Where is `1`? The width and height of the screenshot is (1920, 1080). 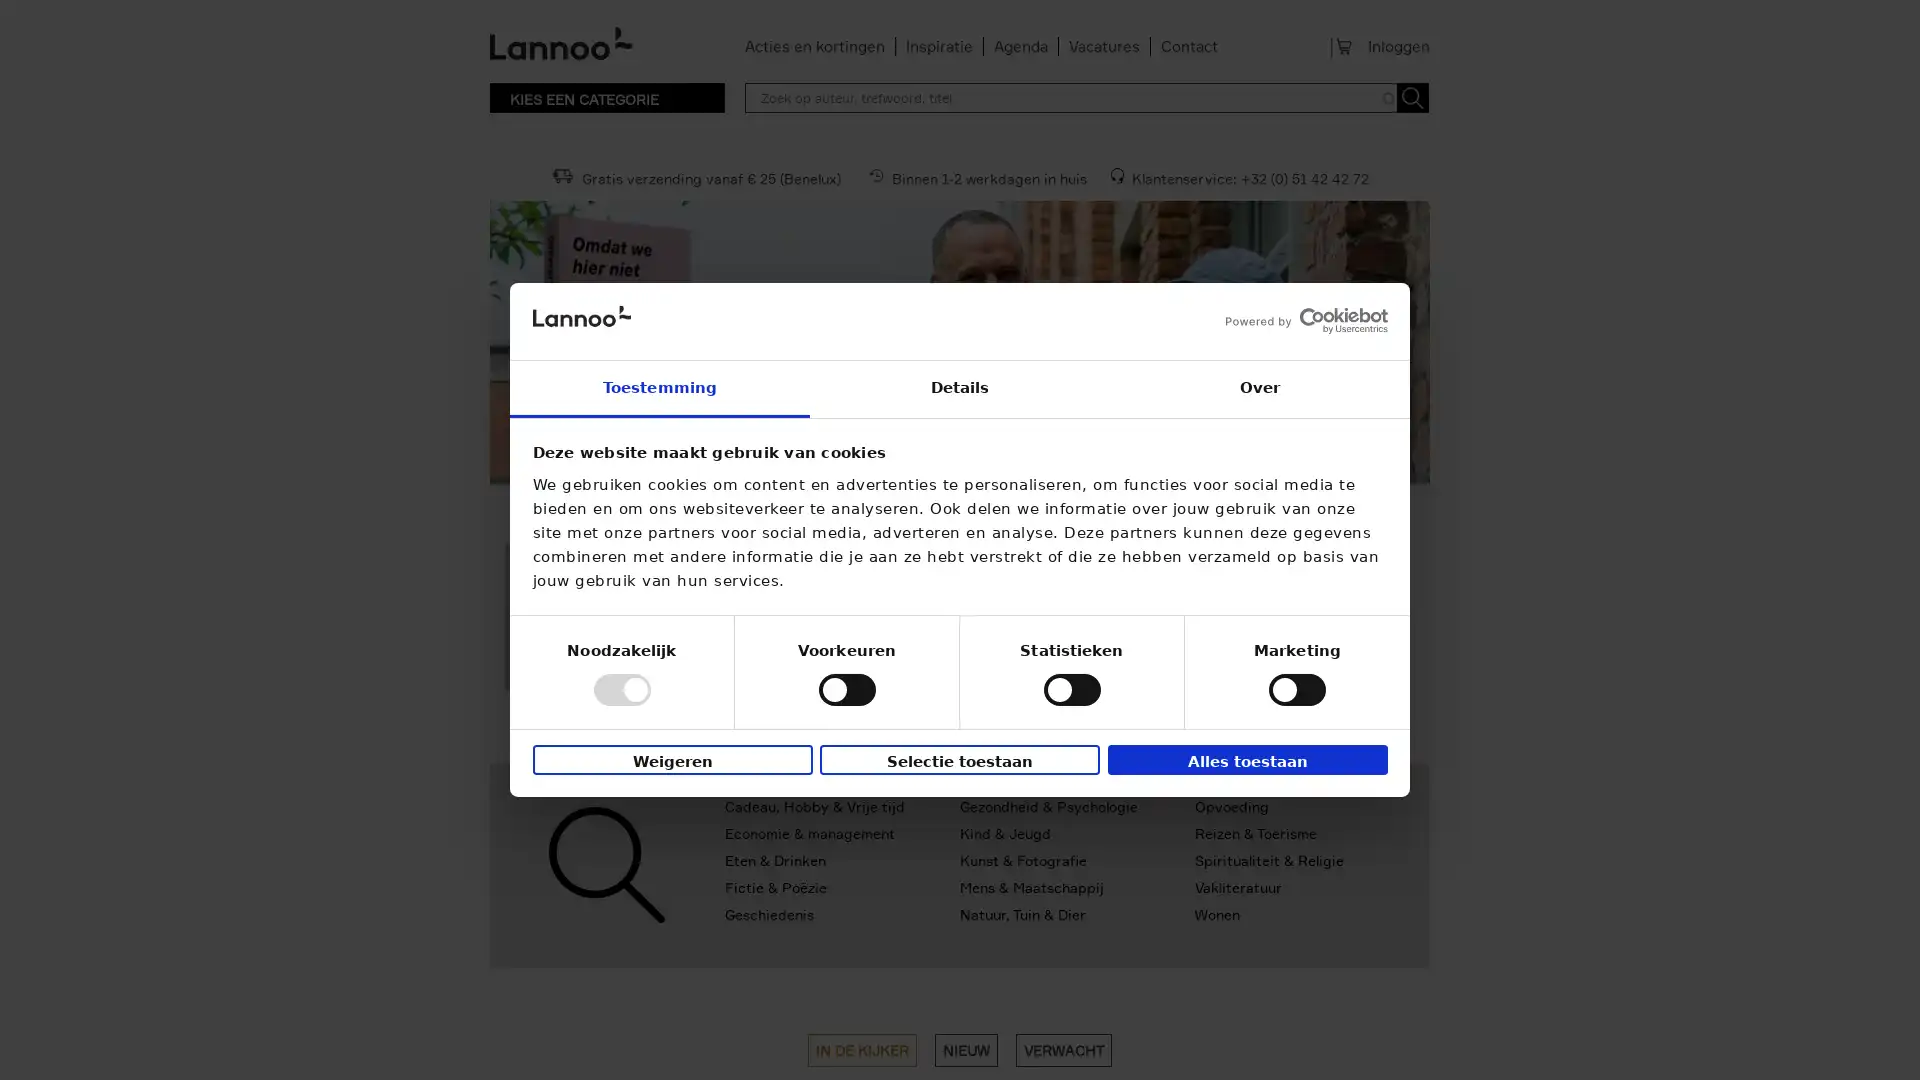
1 is located at coordinates (914, 463).